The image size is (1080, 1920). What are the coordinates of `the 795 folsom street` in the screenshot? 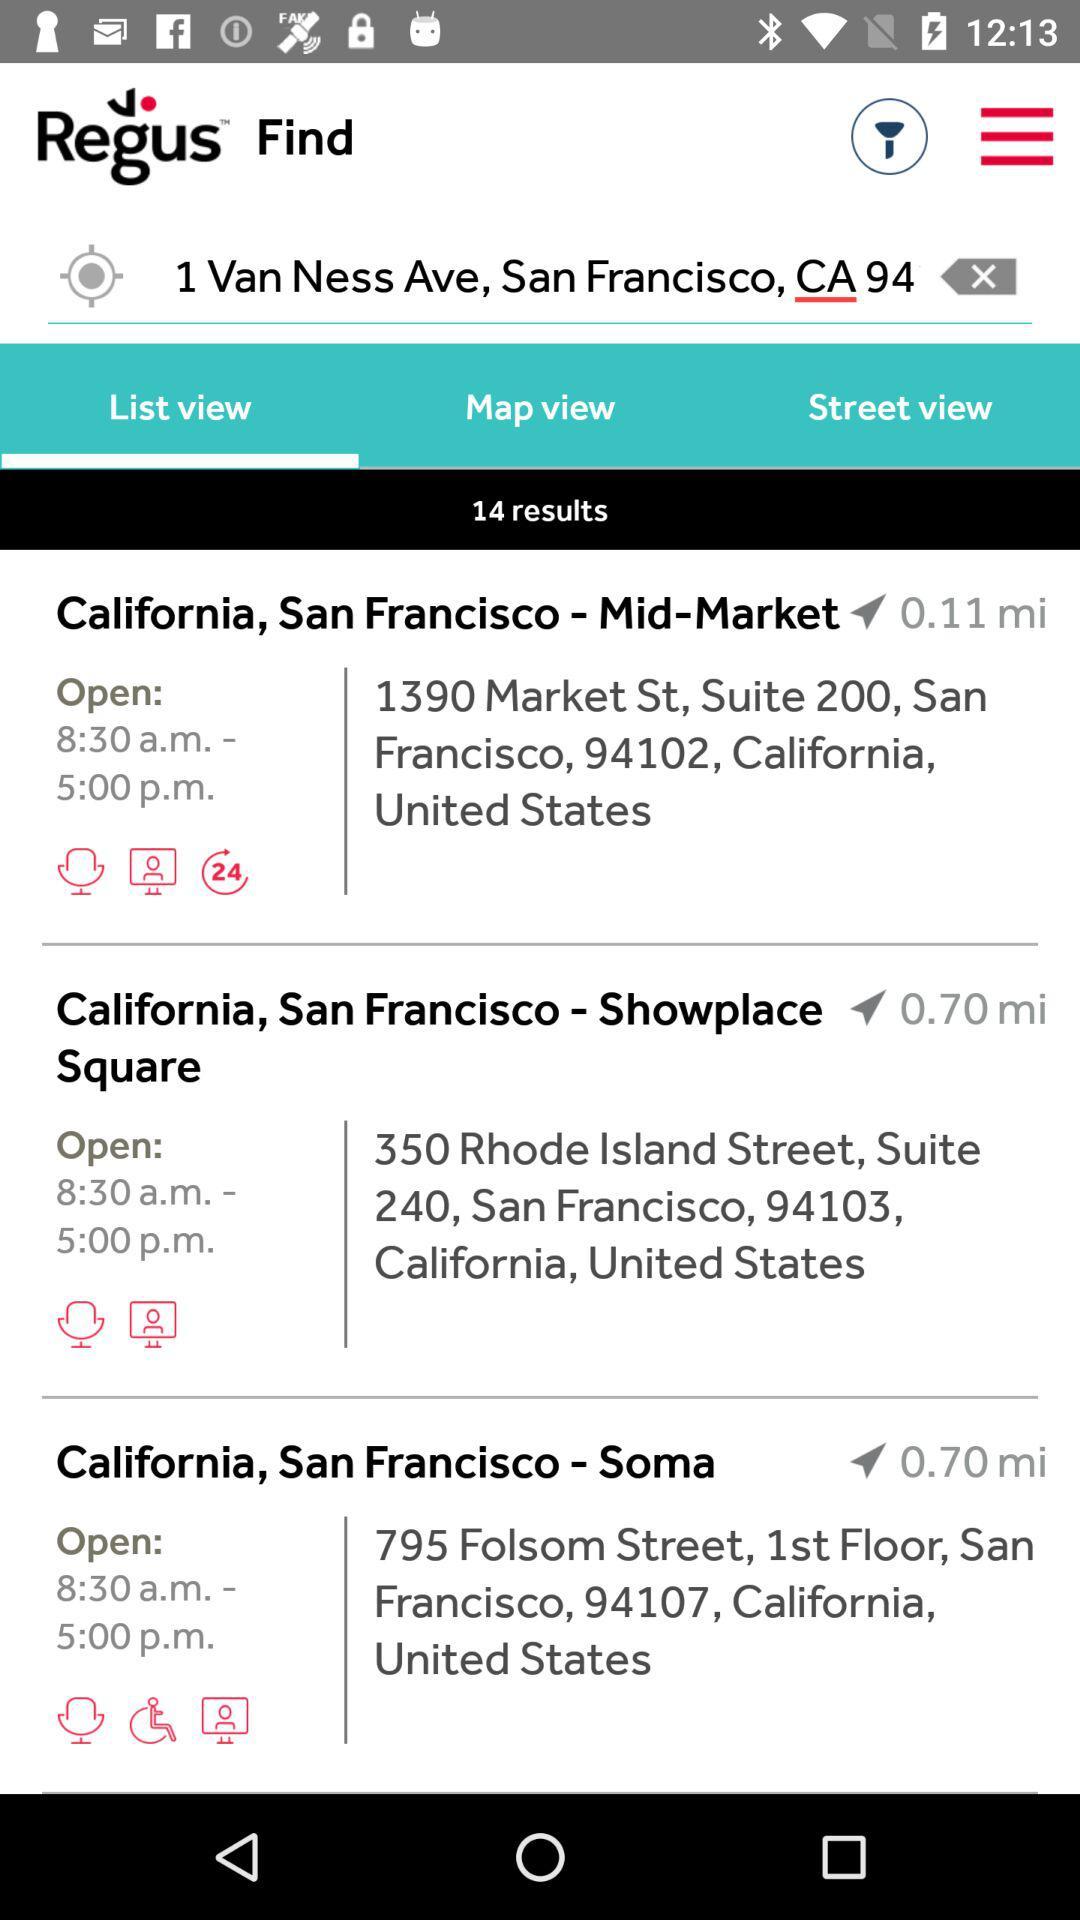 It's located at (709, 1600).